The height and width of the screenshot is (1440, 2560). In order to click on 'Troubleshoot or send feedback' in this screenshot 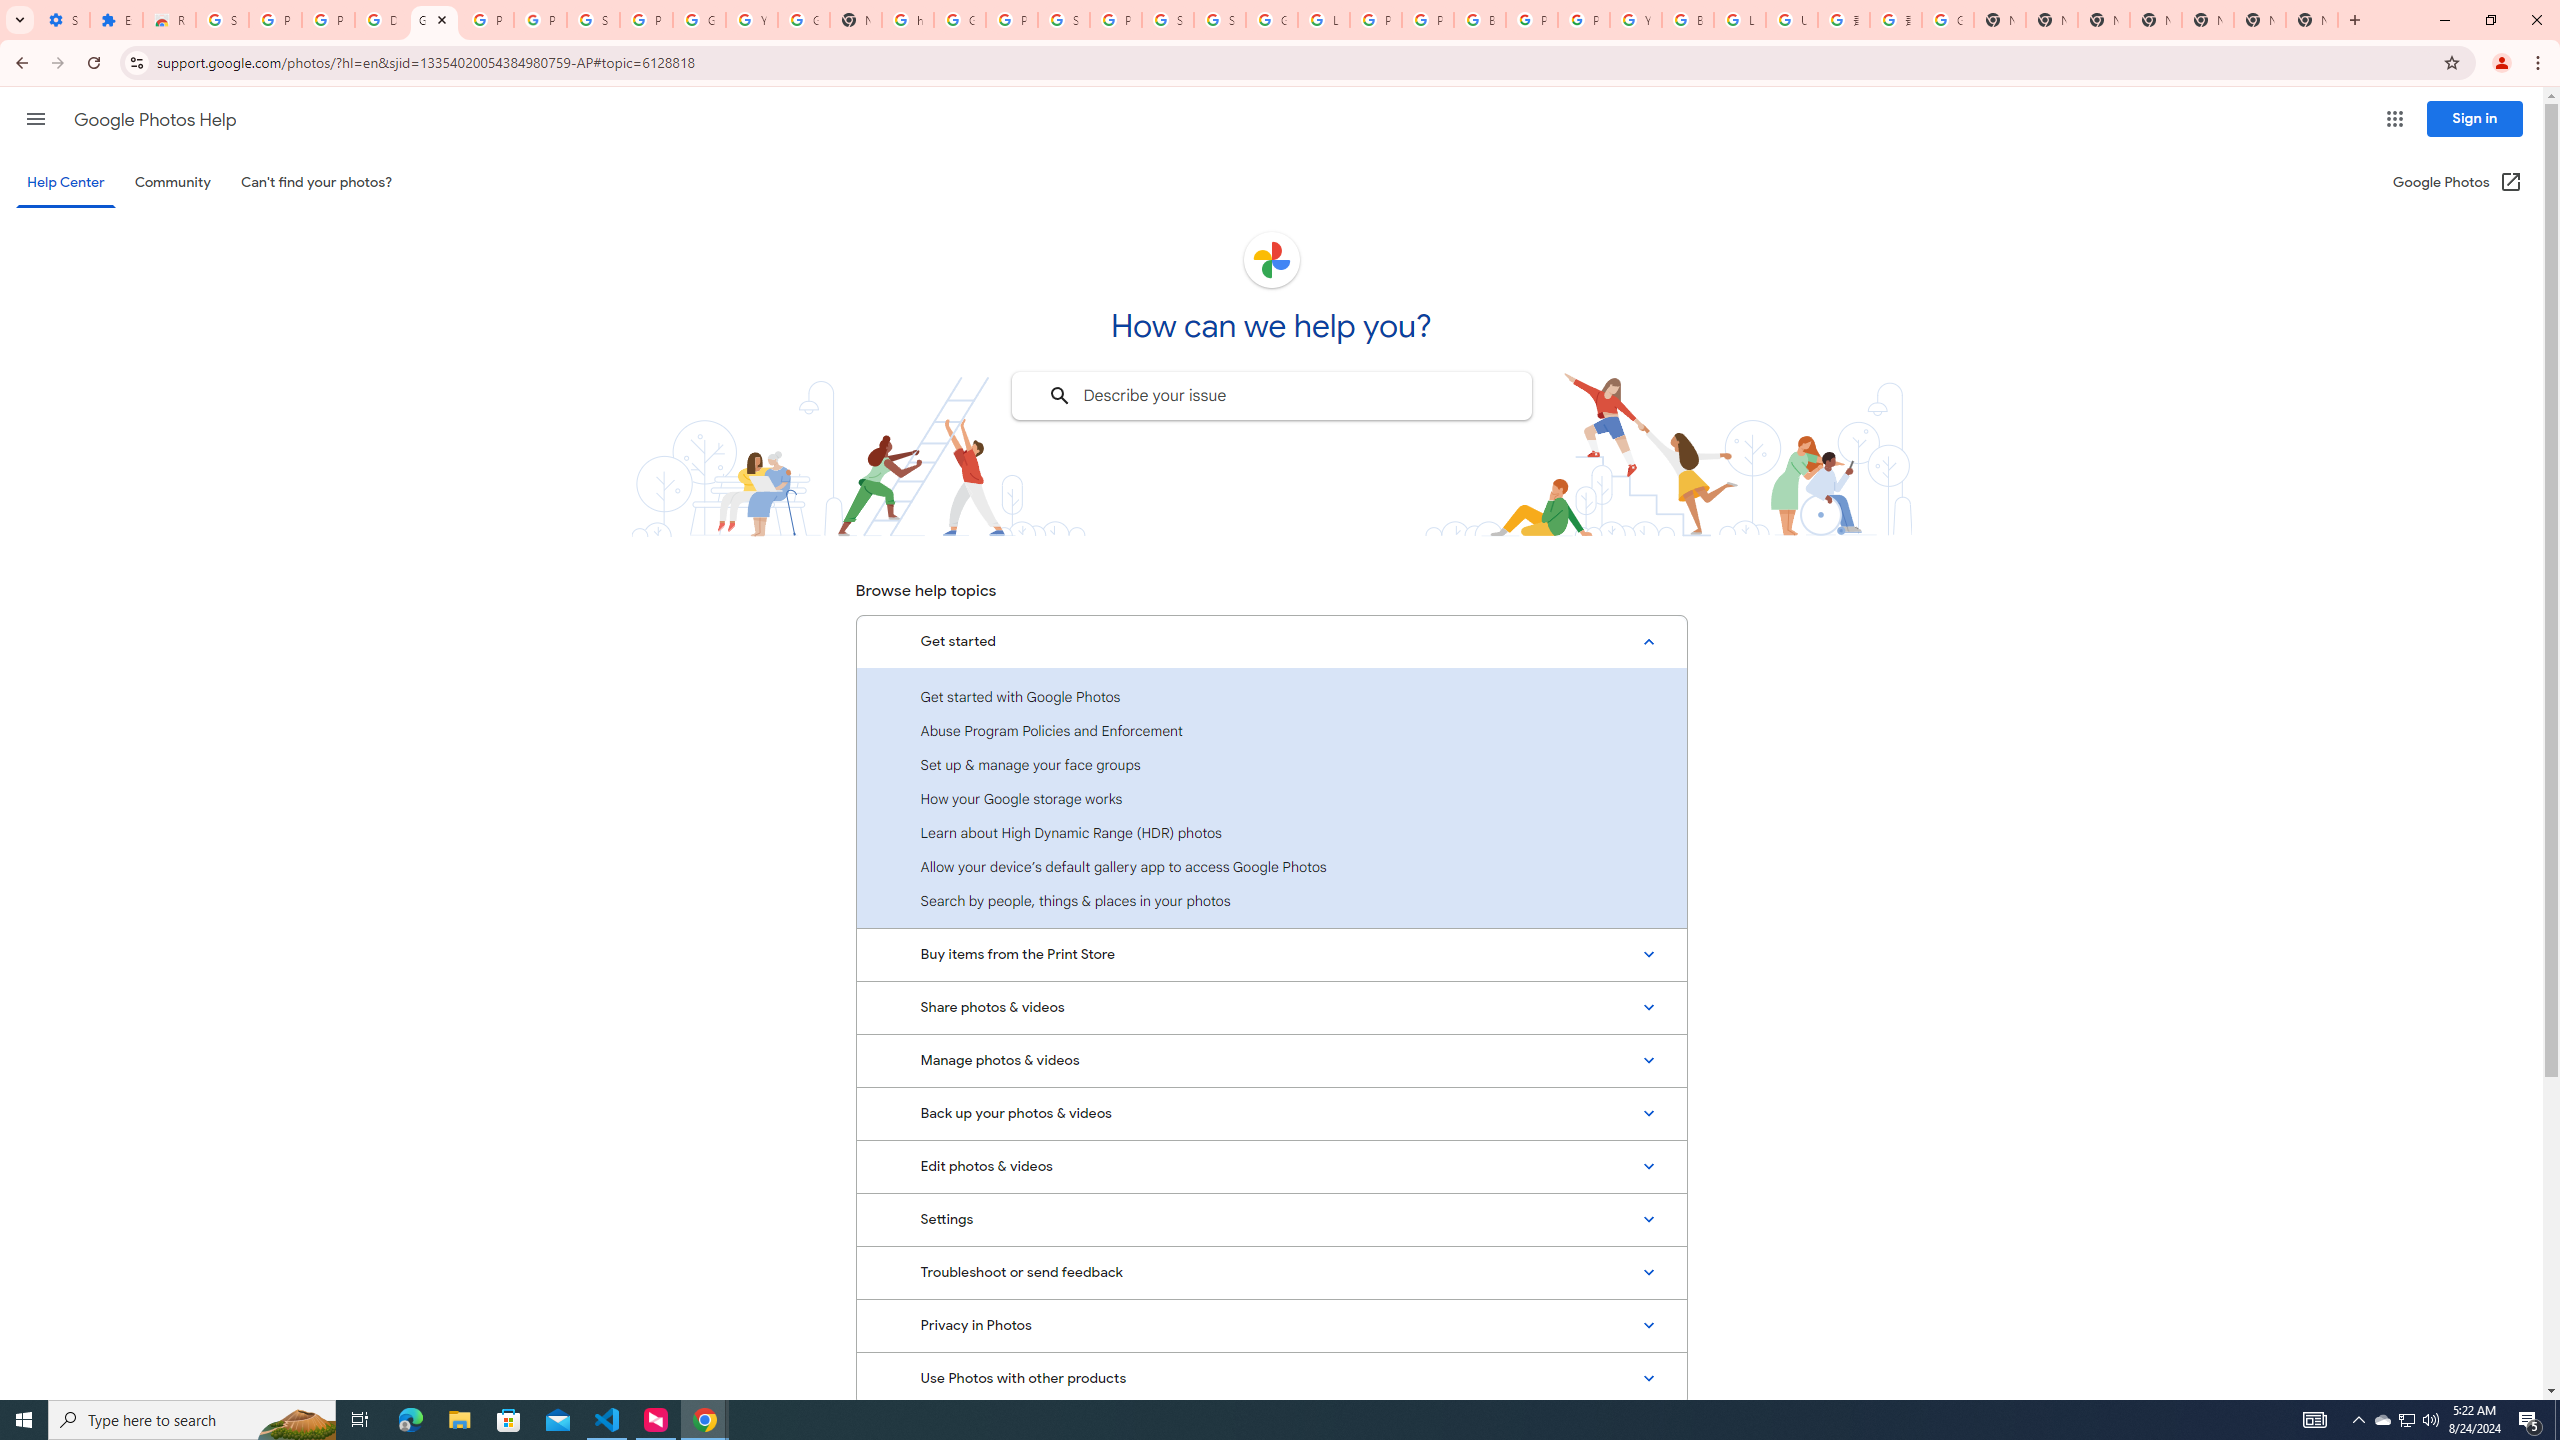, I will do `click(1271, 1271)`.